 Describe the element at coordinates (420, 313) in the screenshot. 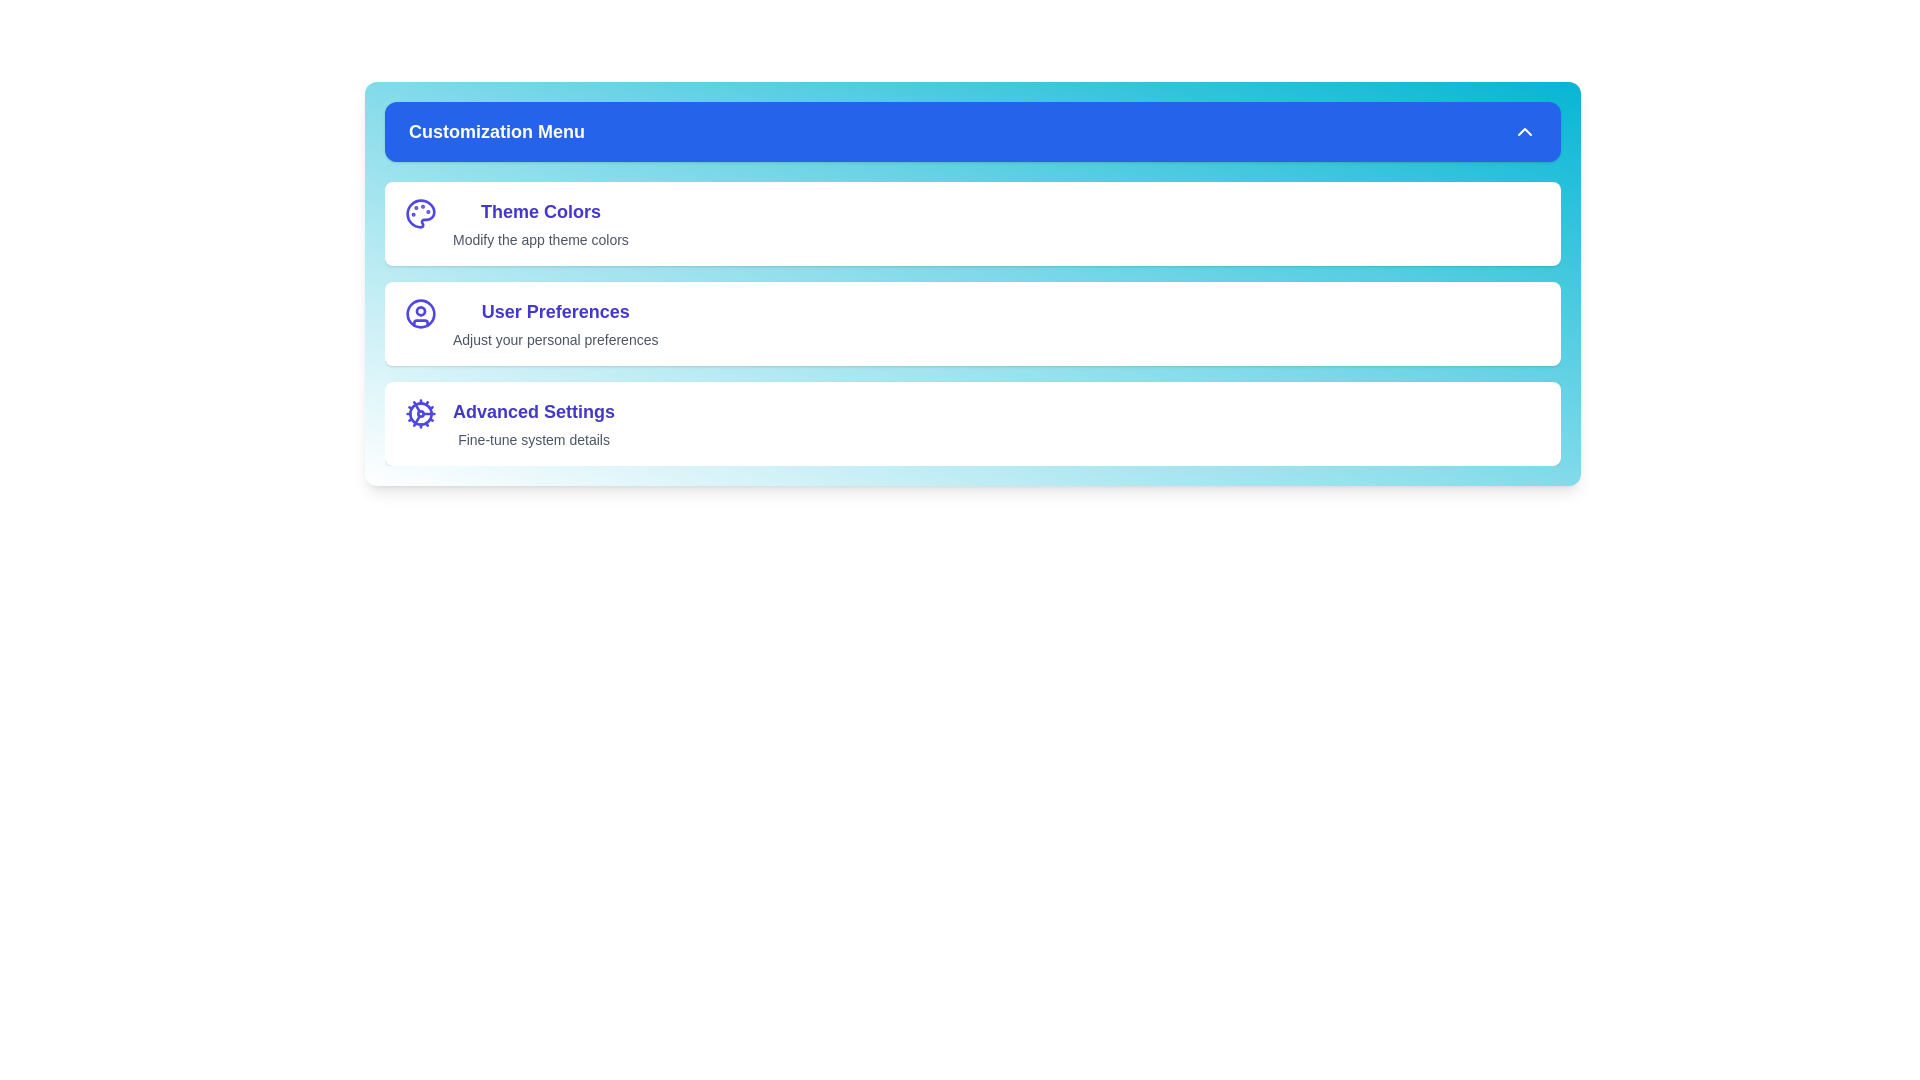

I see `the icon corresponding to User Preferences` at that location.